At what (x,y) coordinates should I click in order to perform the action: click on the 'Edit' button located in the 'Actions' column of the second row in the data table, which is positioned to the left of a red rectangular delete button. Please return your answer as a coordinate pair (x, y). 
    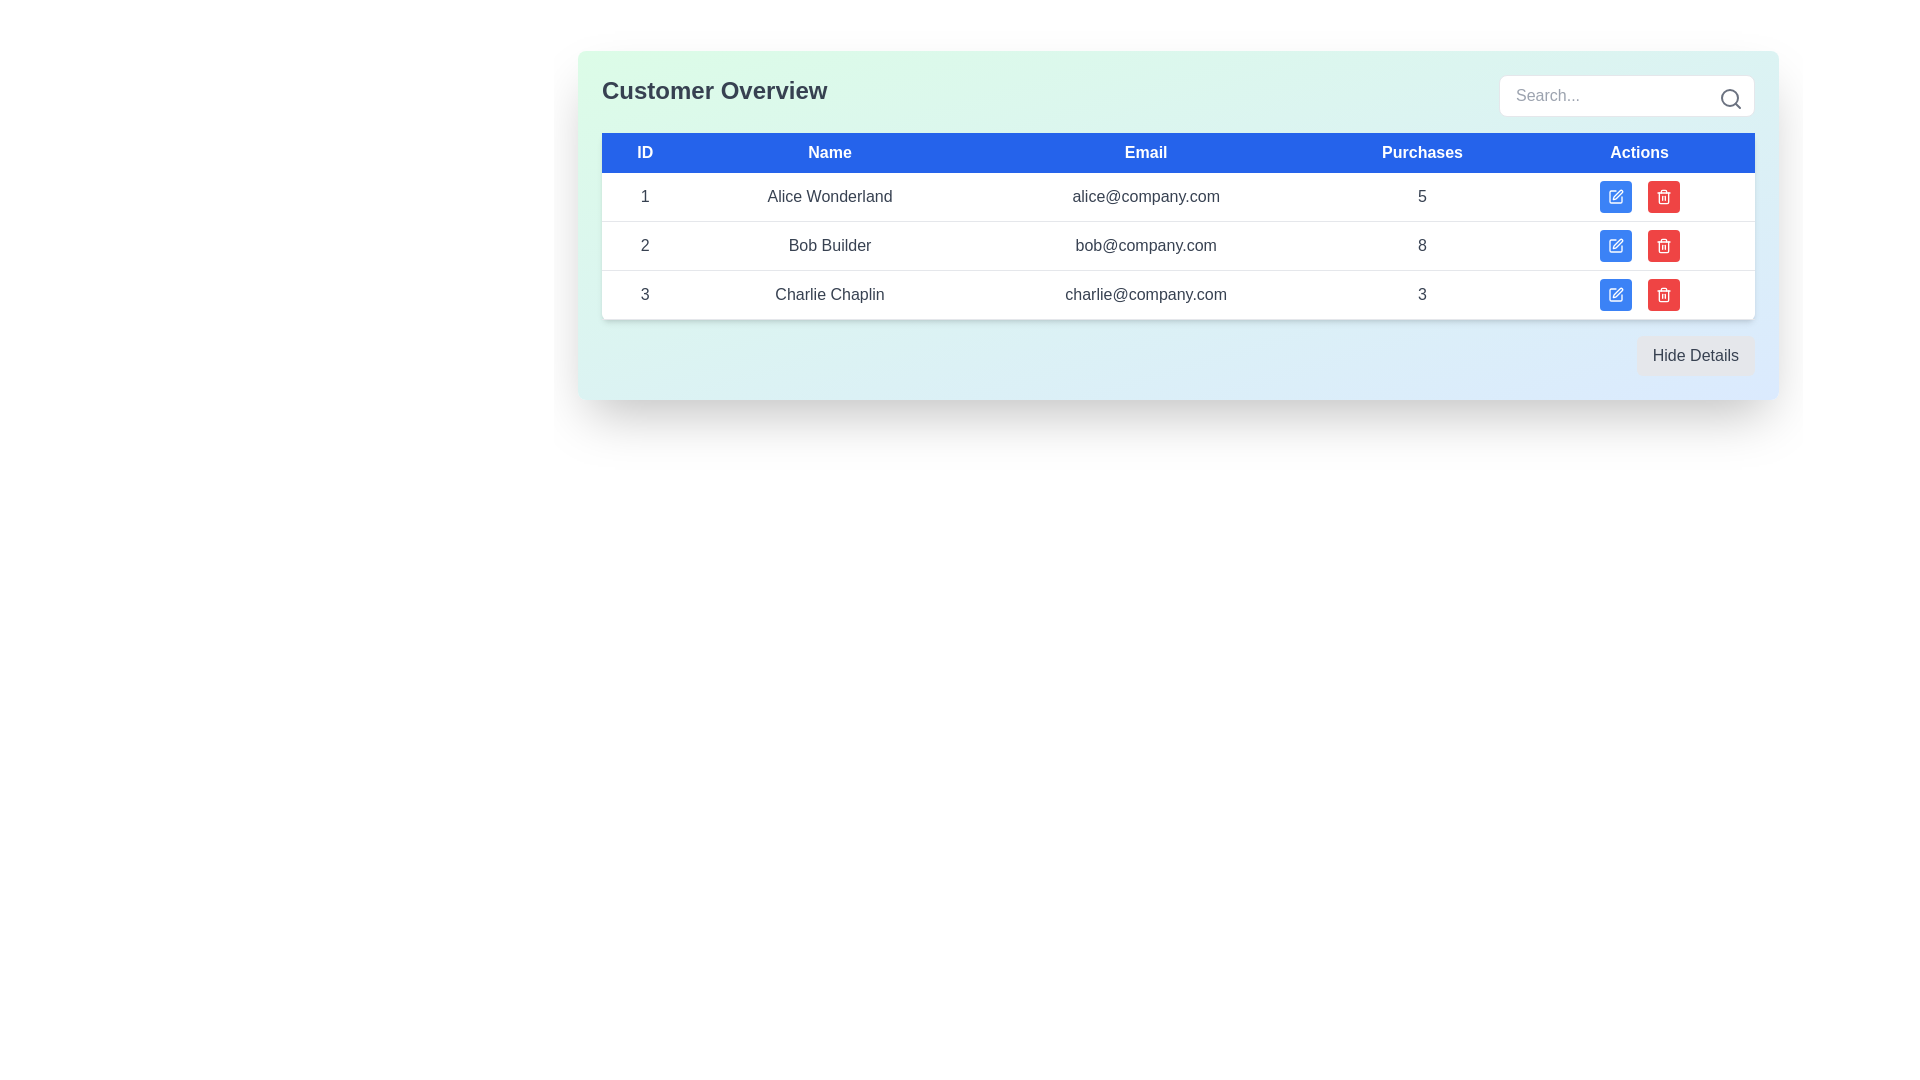
    Looking at the image, I should click on (1615, 245).